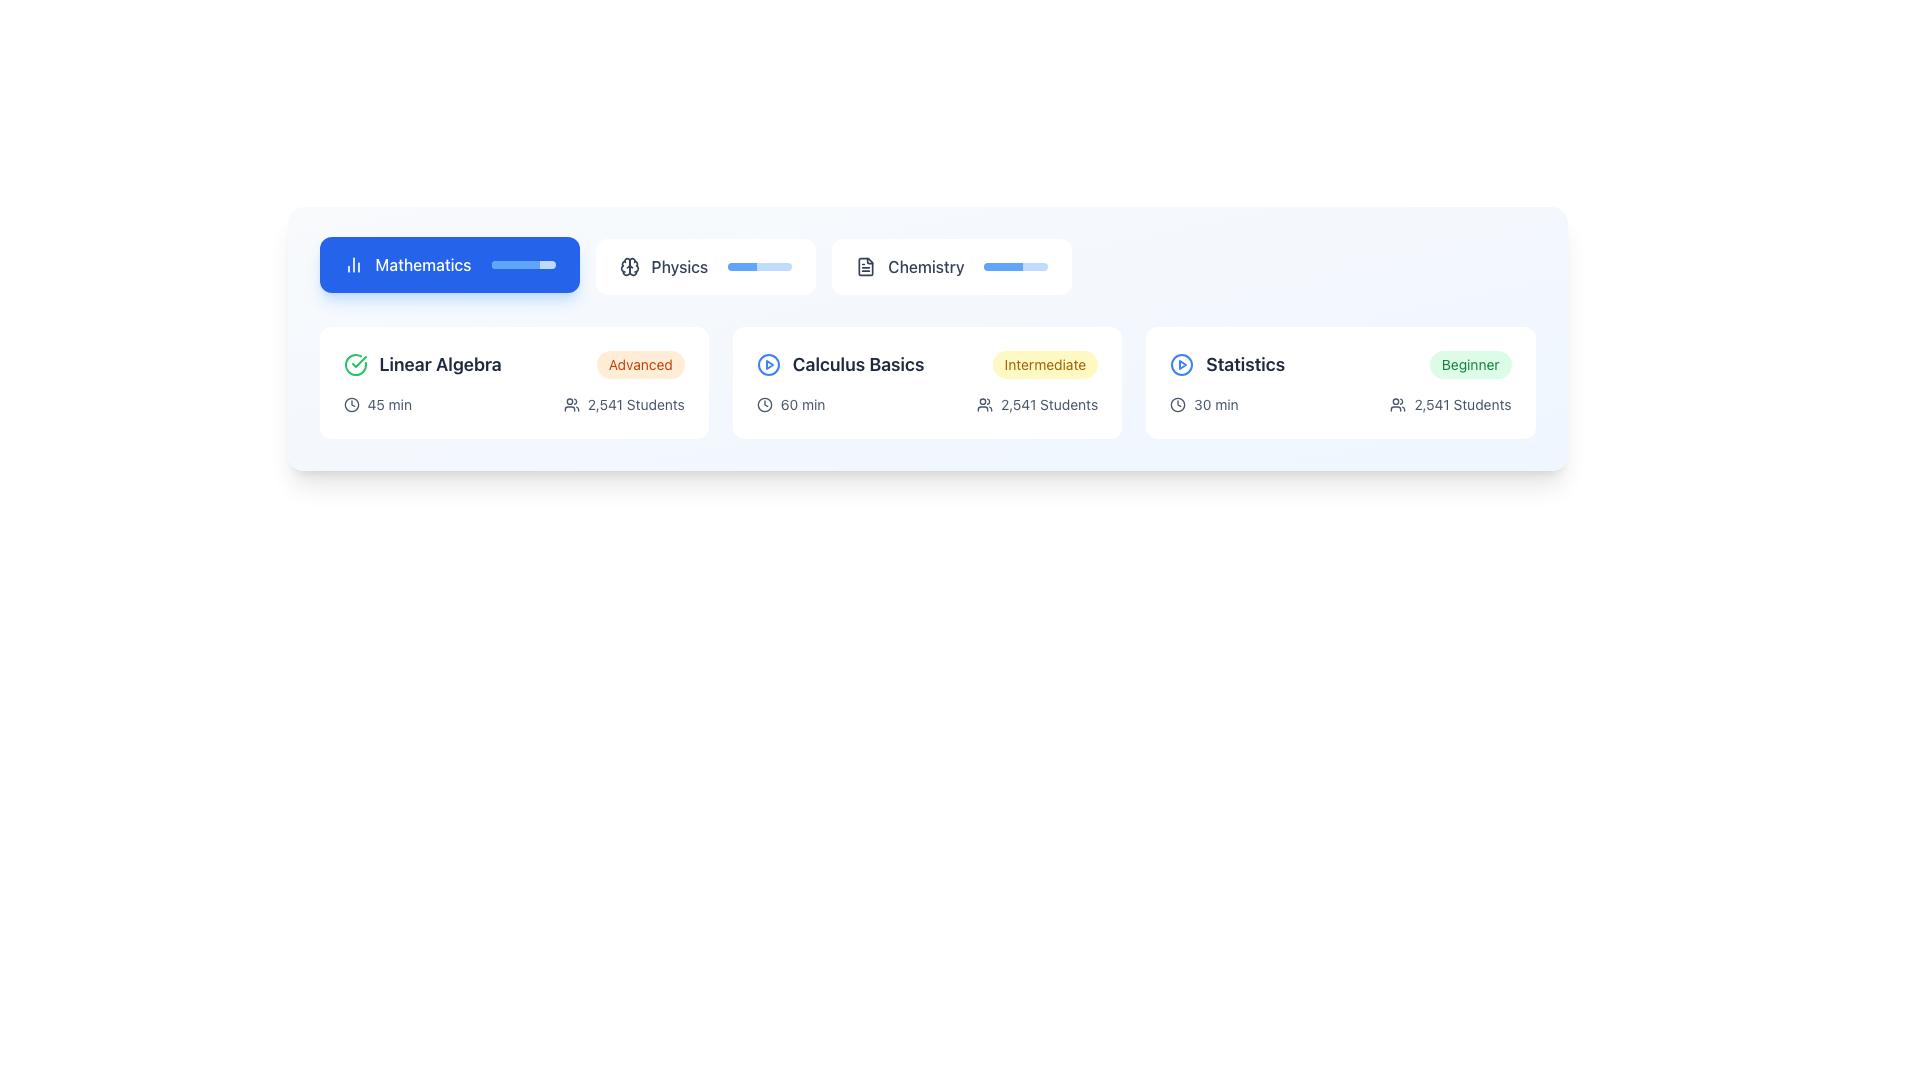 The width and height of the screenshot is (1920, 1080). What do you see at coordinates (1016, 265) in the screenshot?
I see `the horizontal progress bar with a light blue background, located to the right of the 'Chemistry' label in the 'Chemistry' card` at bounding box center [1016, 265].